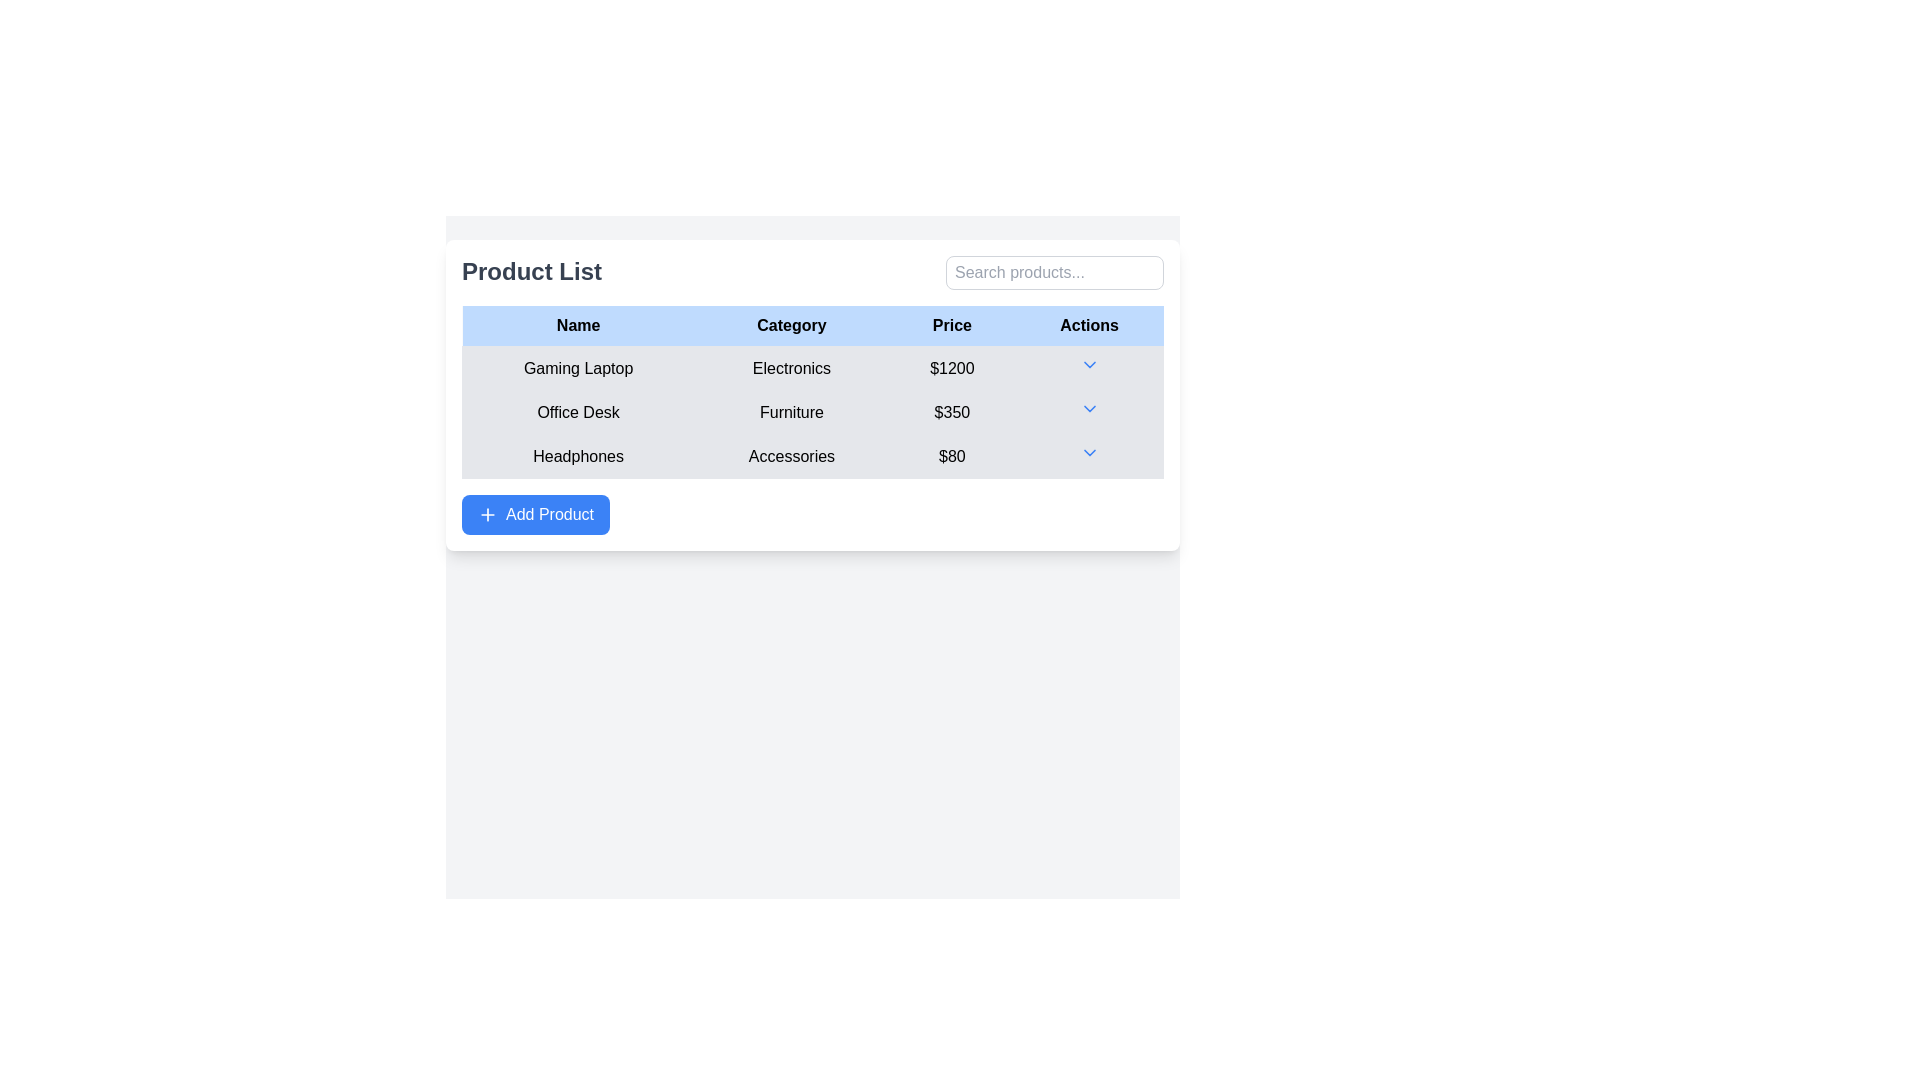 The image size is (1920, 1080). I want to click on the static text display showing the price of the 'Headphones' item, located in the fourth column of the last row under the 'Price' column, so click(951, 456).